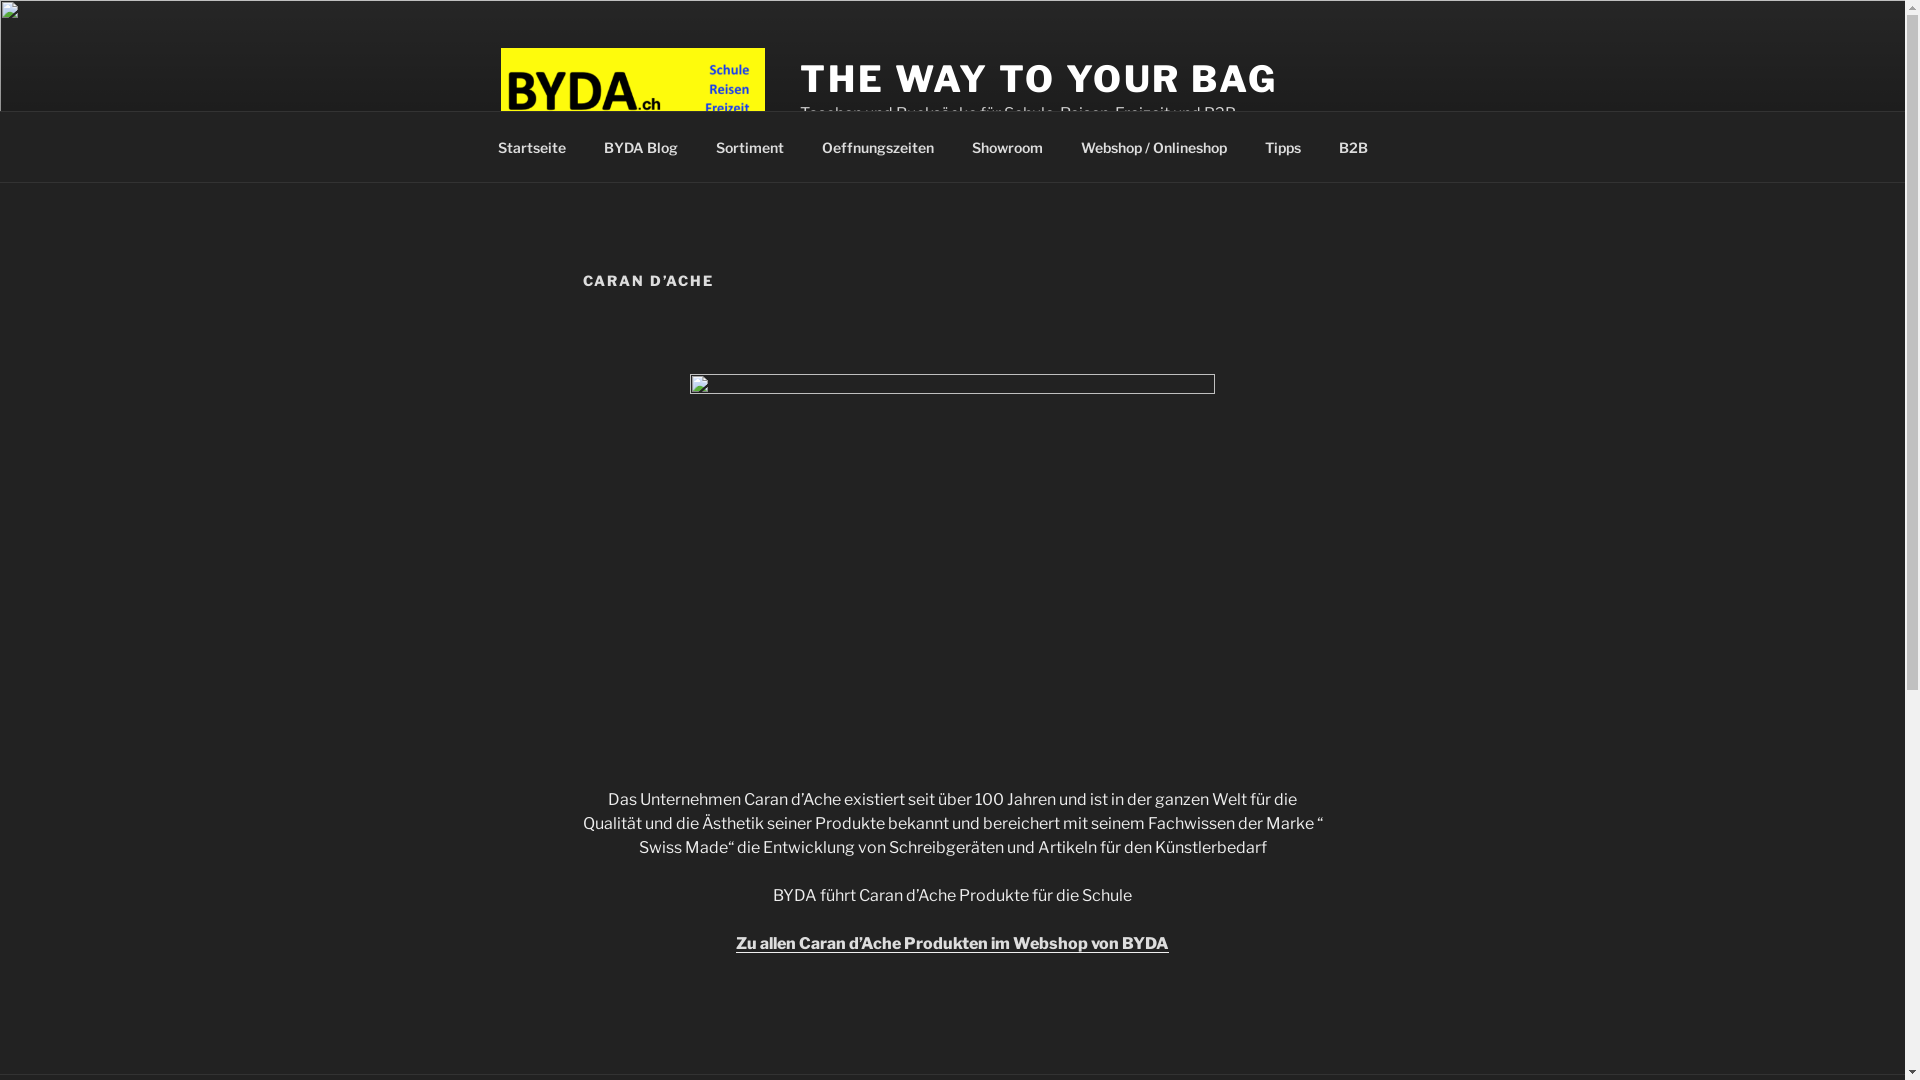 This screenshot has width=1920, height=1080. Describe the element at coordinates (640, 145) in the screenshot. I see `'BYDA Blog'` at that location.